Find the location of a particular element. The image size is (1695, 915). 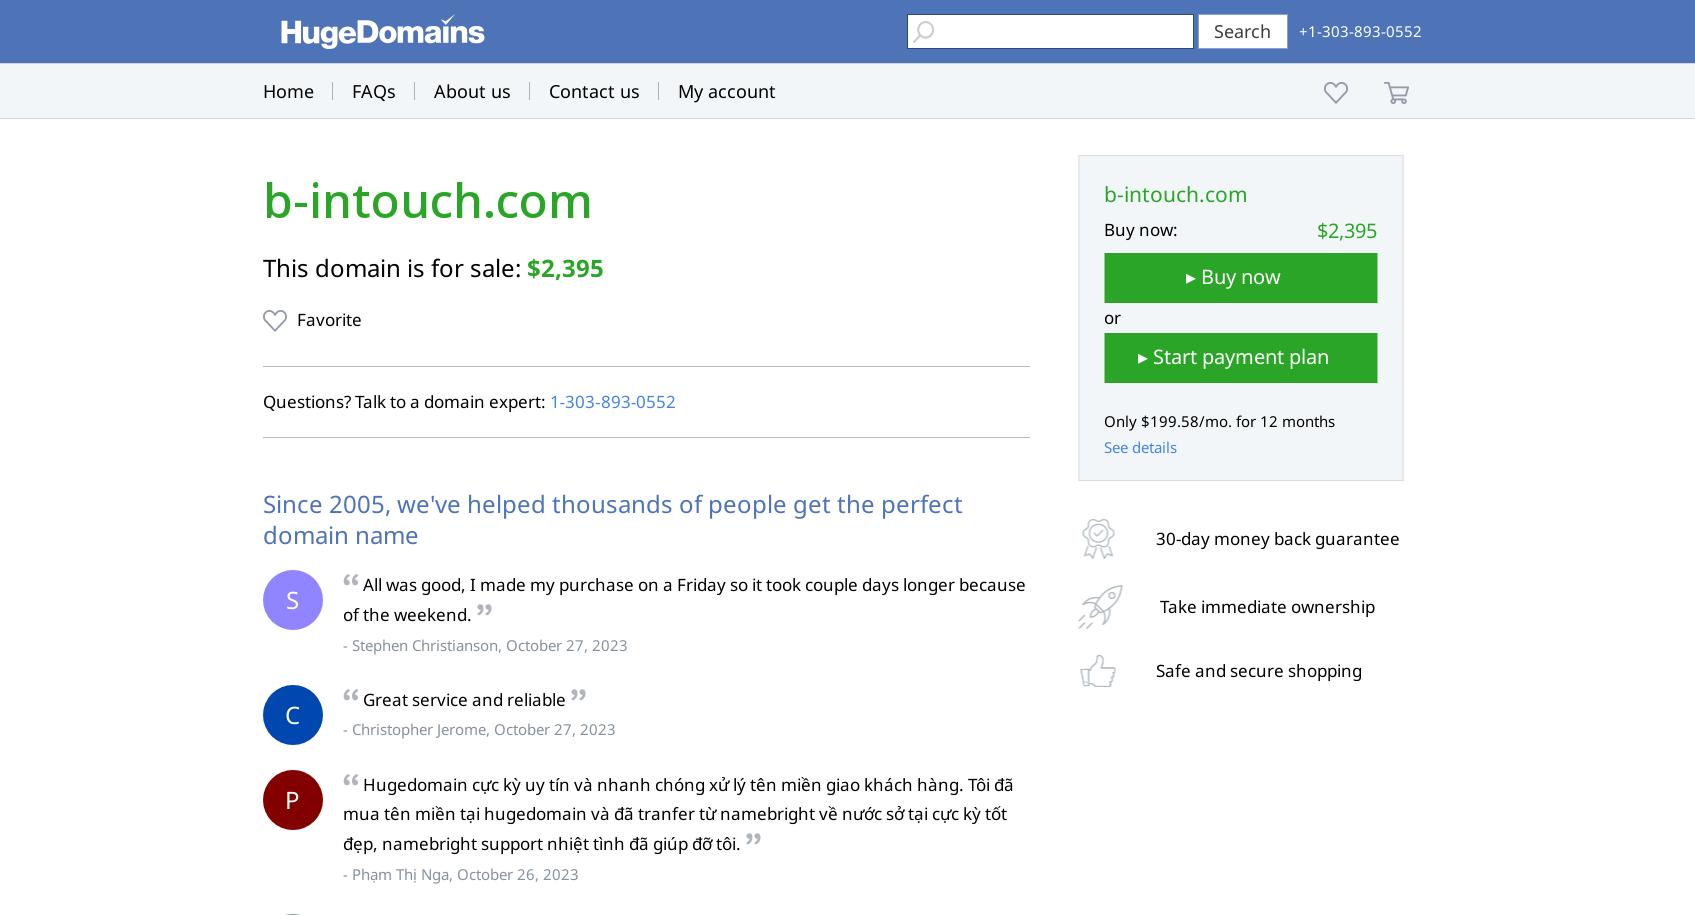

'All was good, I made my purchase on a Friday so it took couple days longer because of the weekend.' is located at coordinates (683, 598).